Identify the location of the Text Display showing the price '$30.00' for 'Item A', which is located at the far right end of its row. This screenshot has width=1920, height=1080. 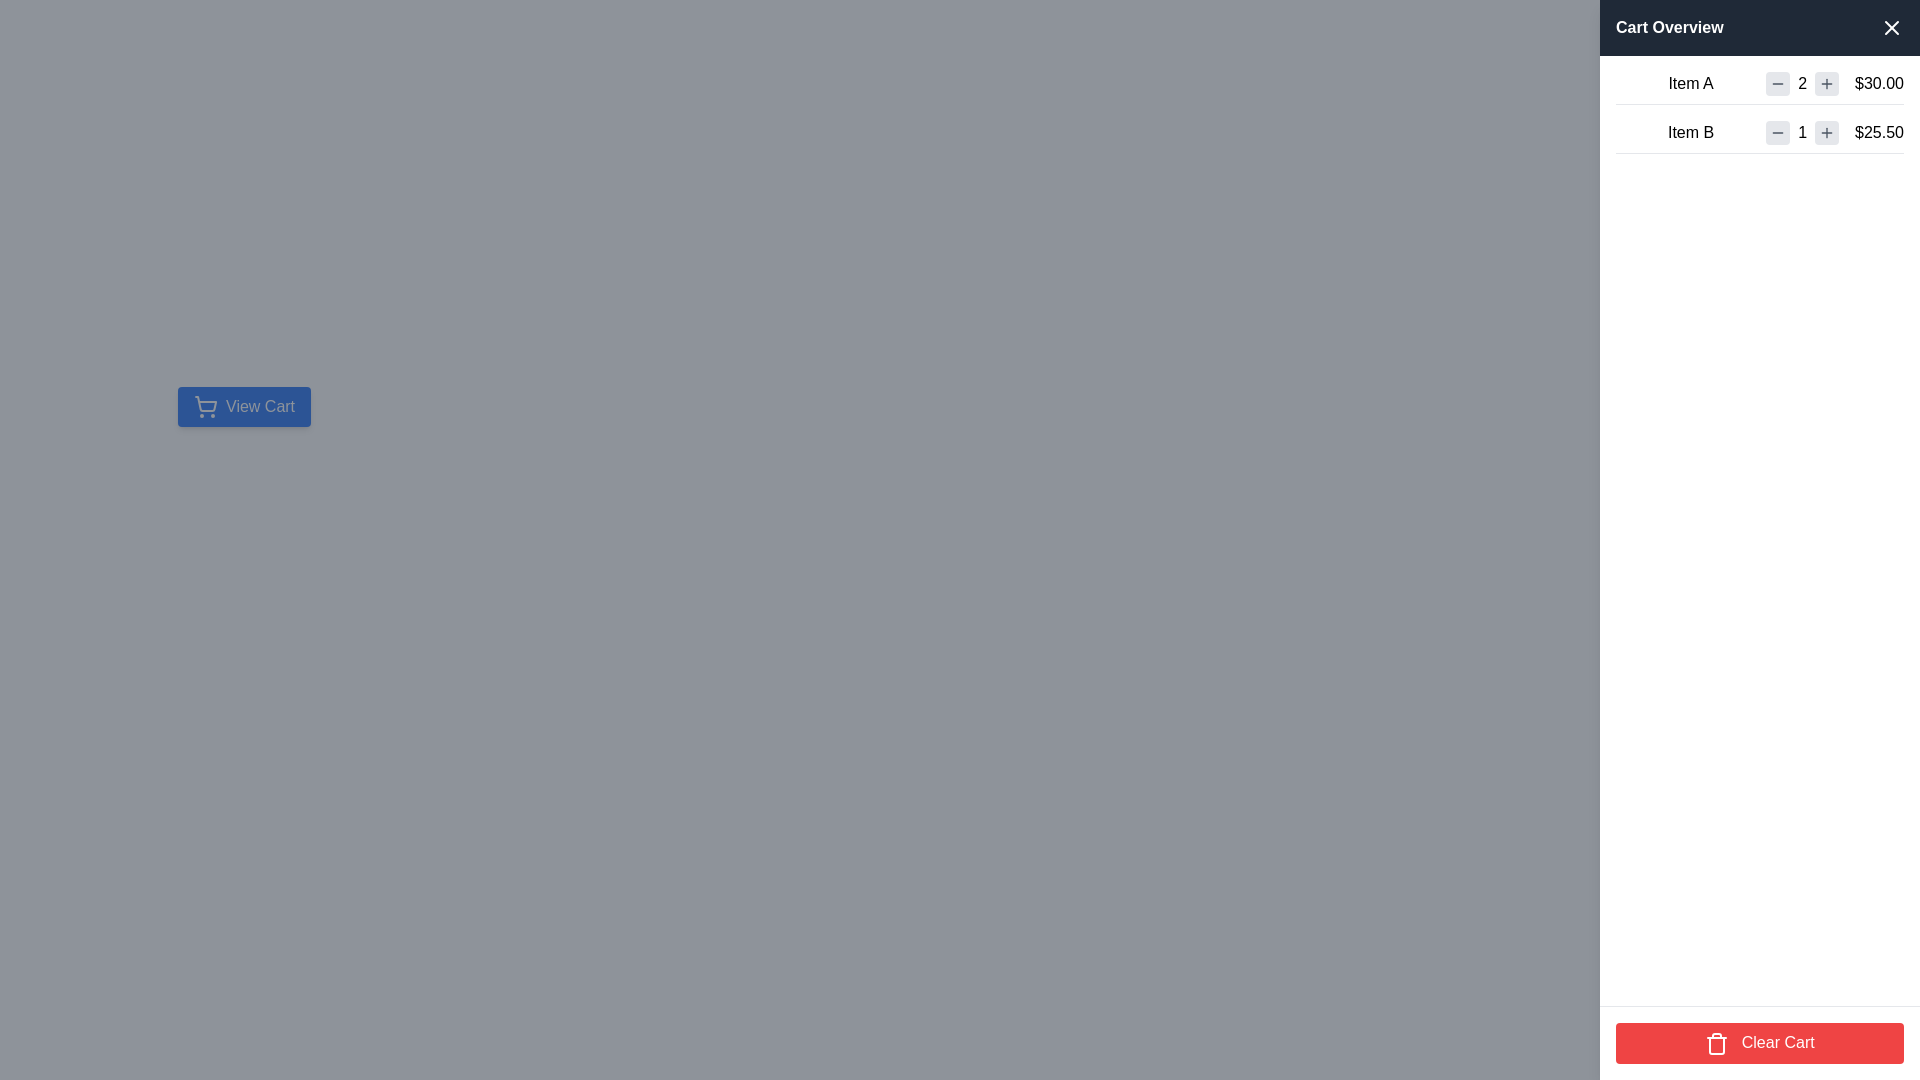
(1878, 83).